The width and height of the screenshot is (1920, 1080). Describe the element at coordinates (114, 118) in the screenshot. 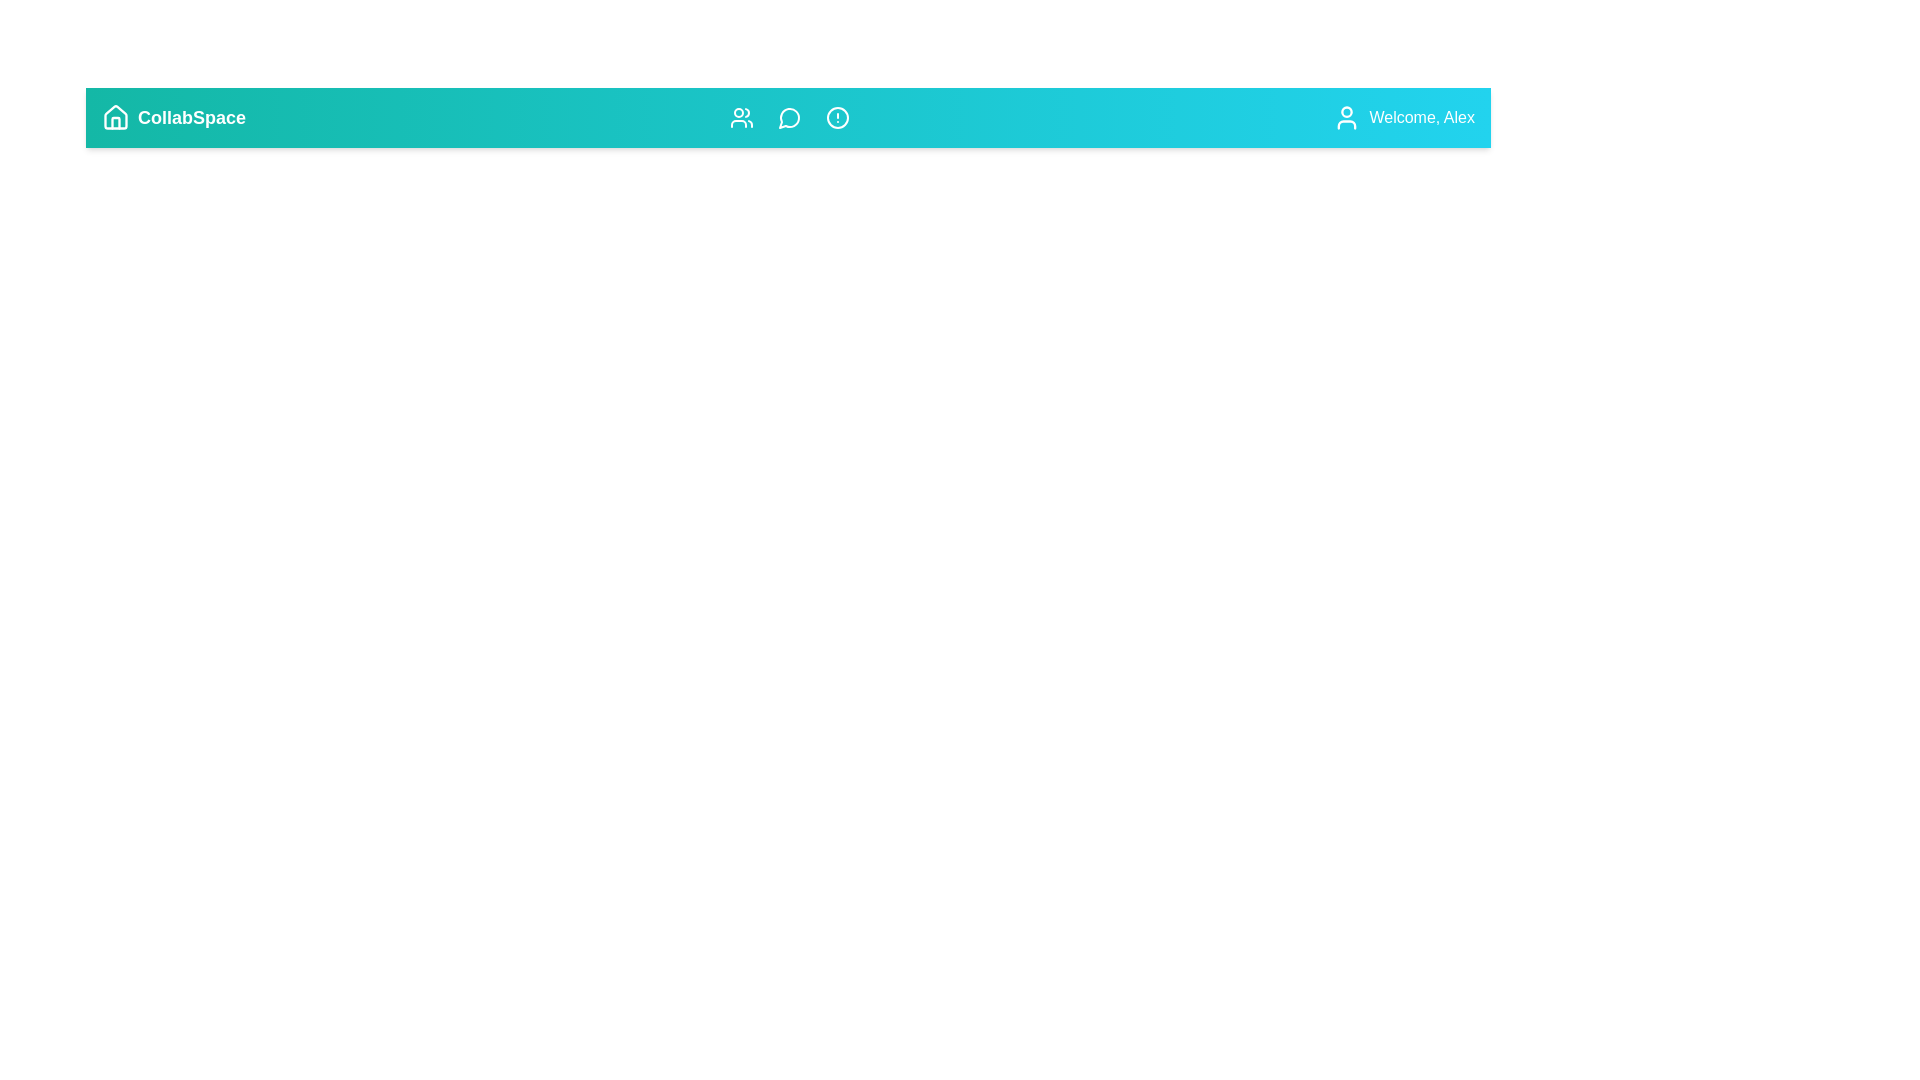

I see `the 'Home' icon to navigate to the homepage` at that location.